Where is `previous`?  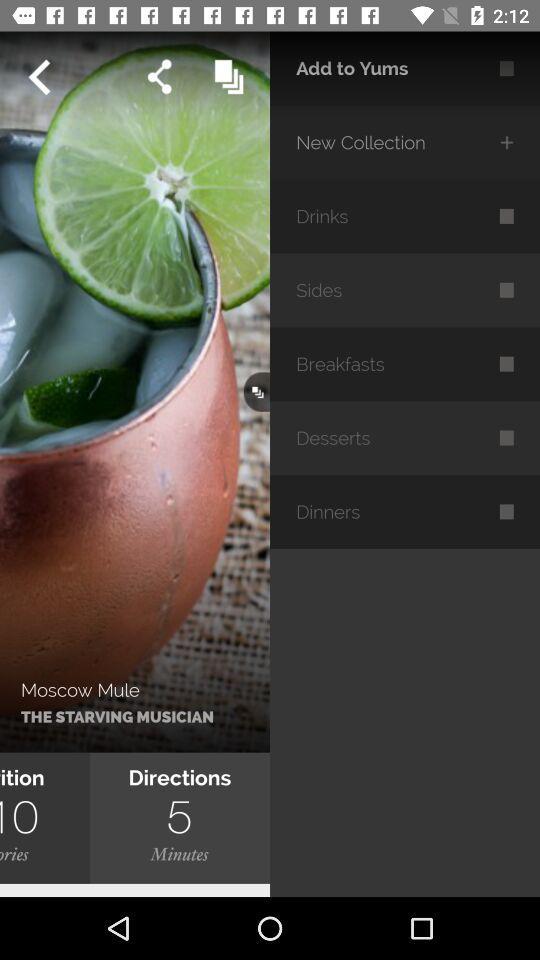
previous is located at coordinates (38, 77).